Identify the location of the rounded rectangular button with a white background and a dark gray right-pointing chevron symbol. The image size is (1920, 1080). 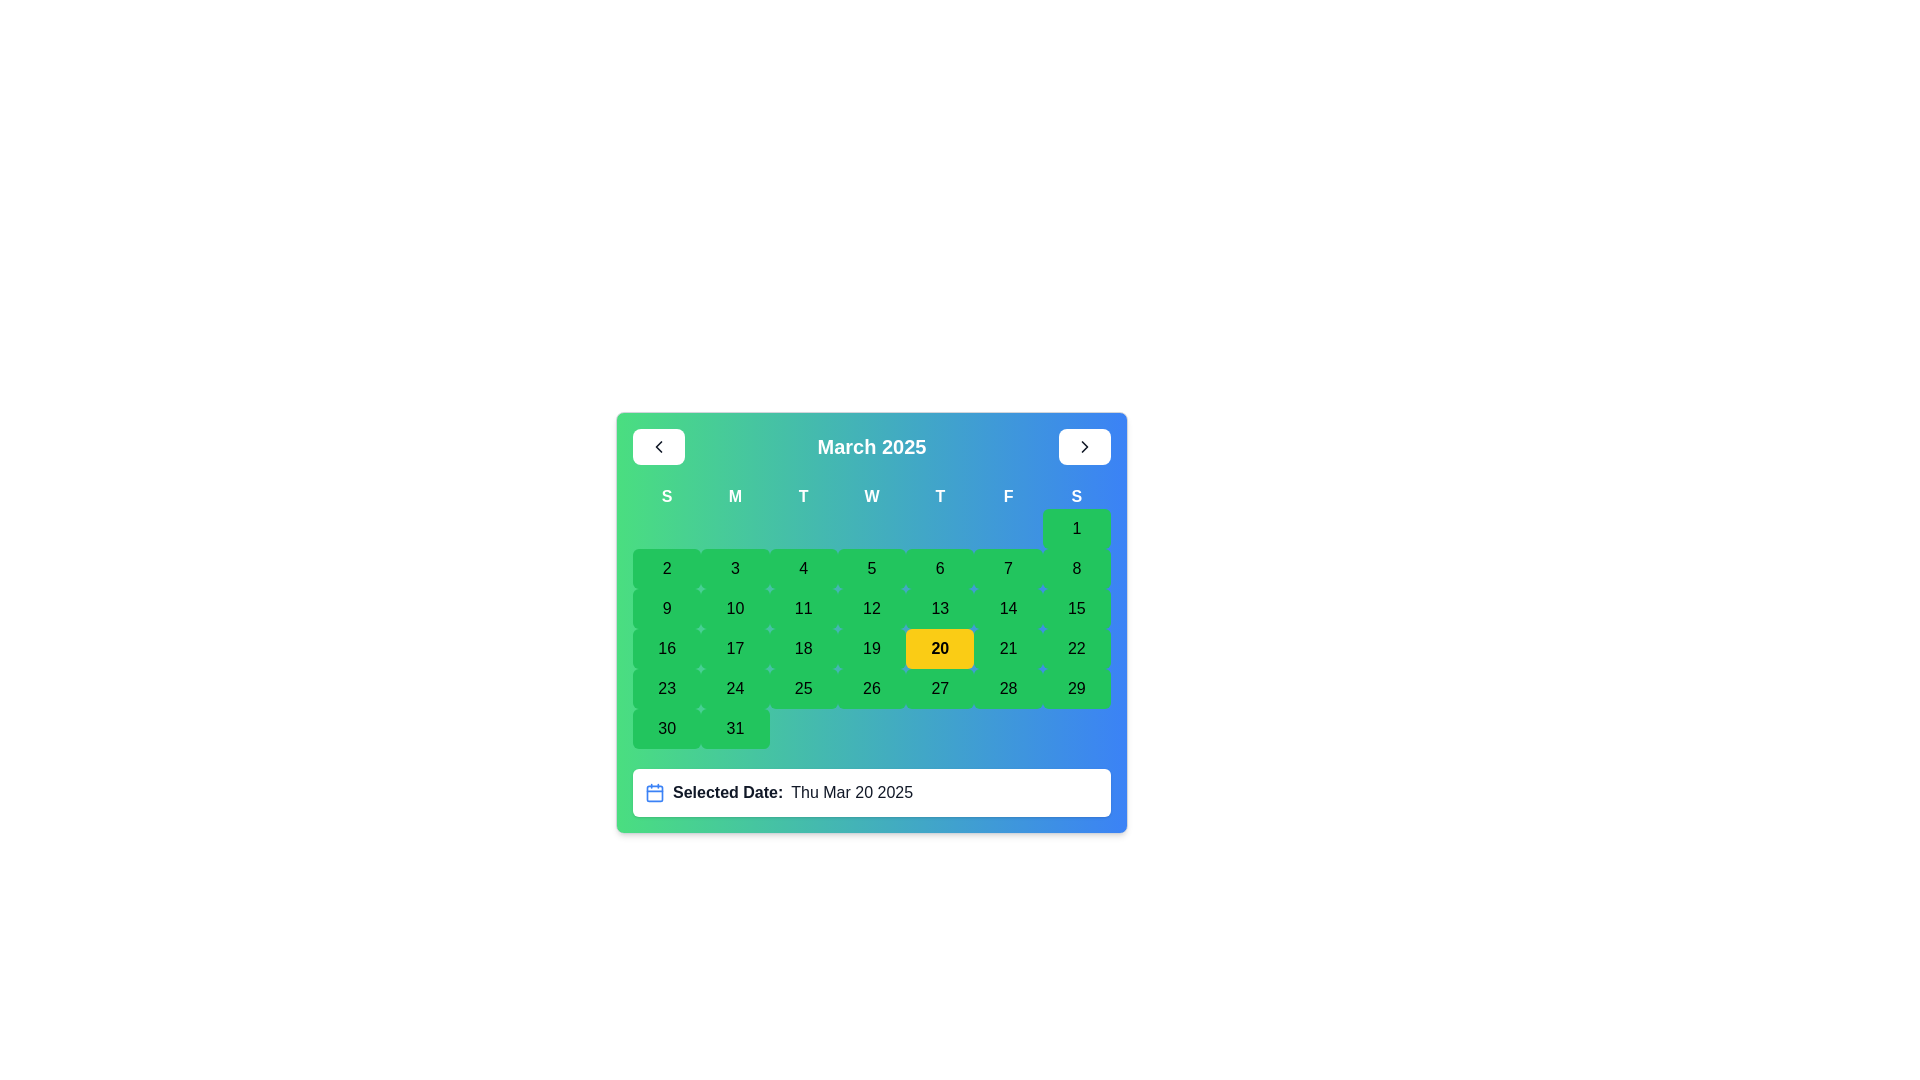
(1083, 446).